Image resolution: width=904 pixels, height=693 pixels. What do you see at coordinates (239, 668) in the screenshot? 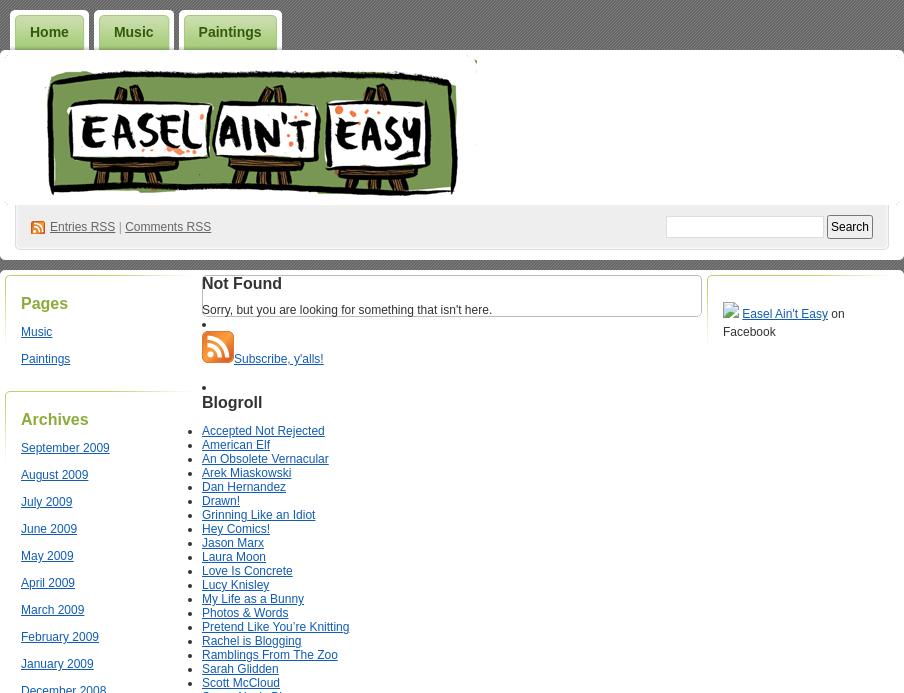
I see `'Sarah Glidden'` at bounding box center [239, 668].